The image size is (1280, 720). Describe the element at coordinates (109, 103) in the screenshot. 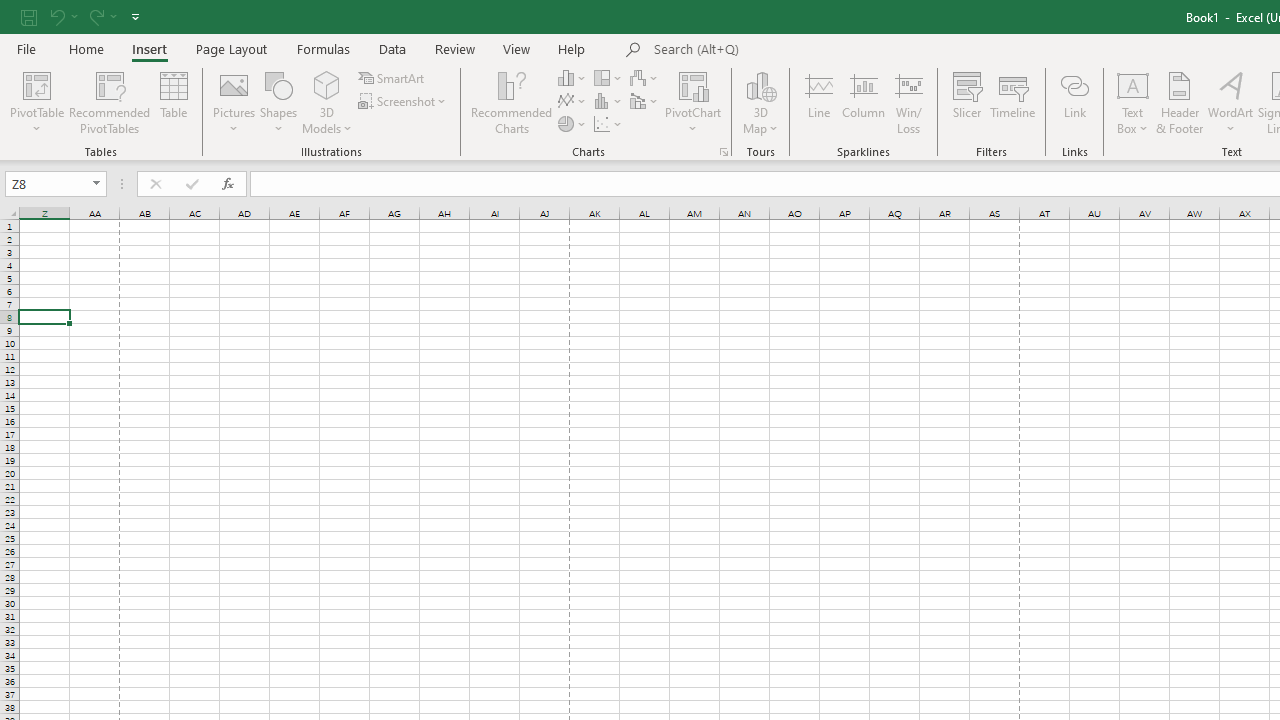

I see `'Recommended PivotTables'` at that location.